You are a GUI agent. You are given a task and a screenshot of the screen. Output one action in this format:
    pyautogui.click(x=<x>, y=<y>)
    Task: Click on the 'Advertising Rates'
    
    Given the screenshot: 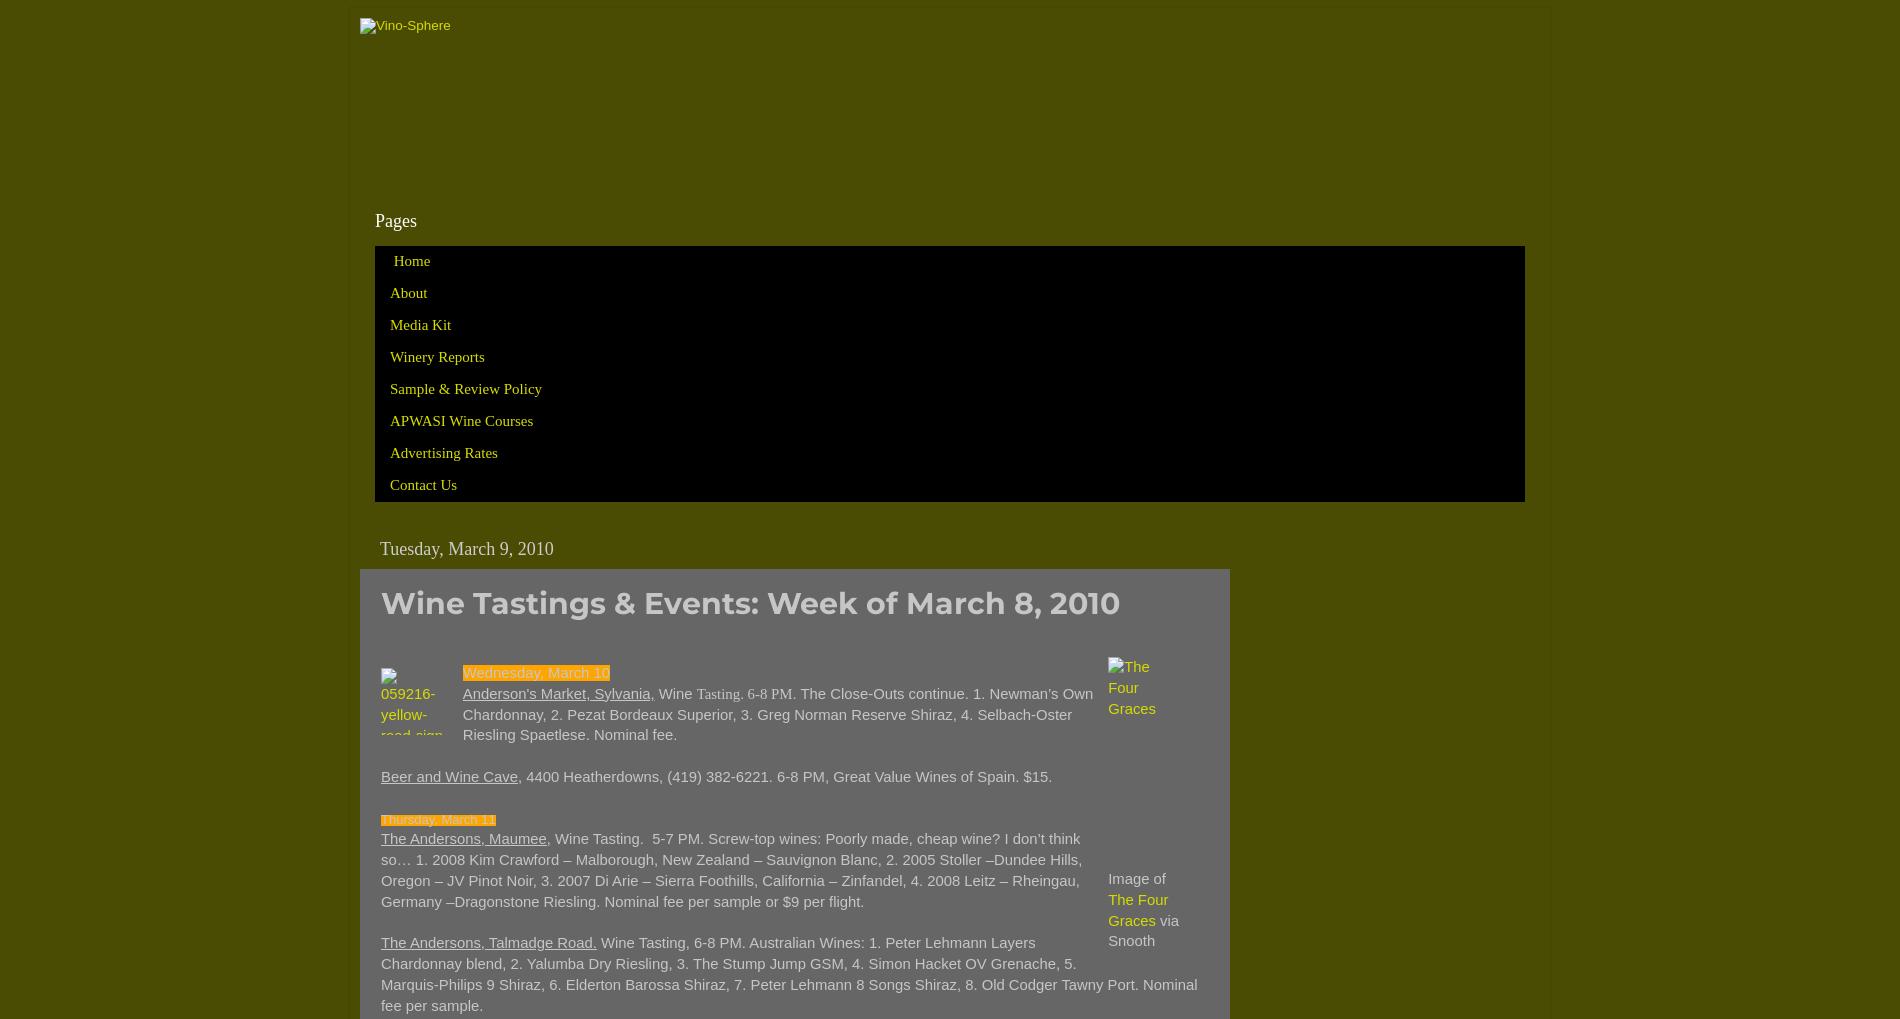 What is the action you would take?
    pyautogui.click(x=442, y=453)
    